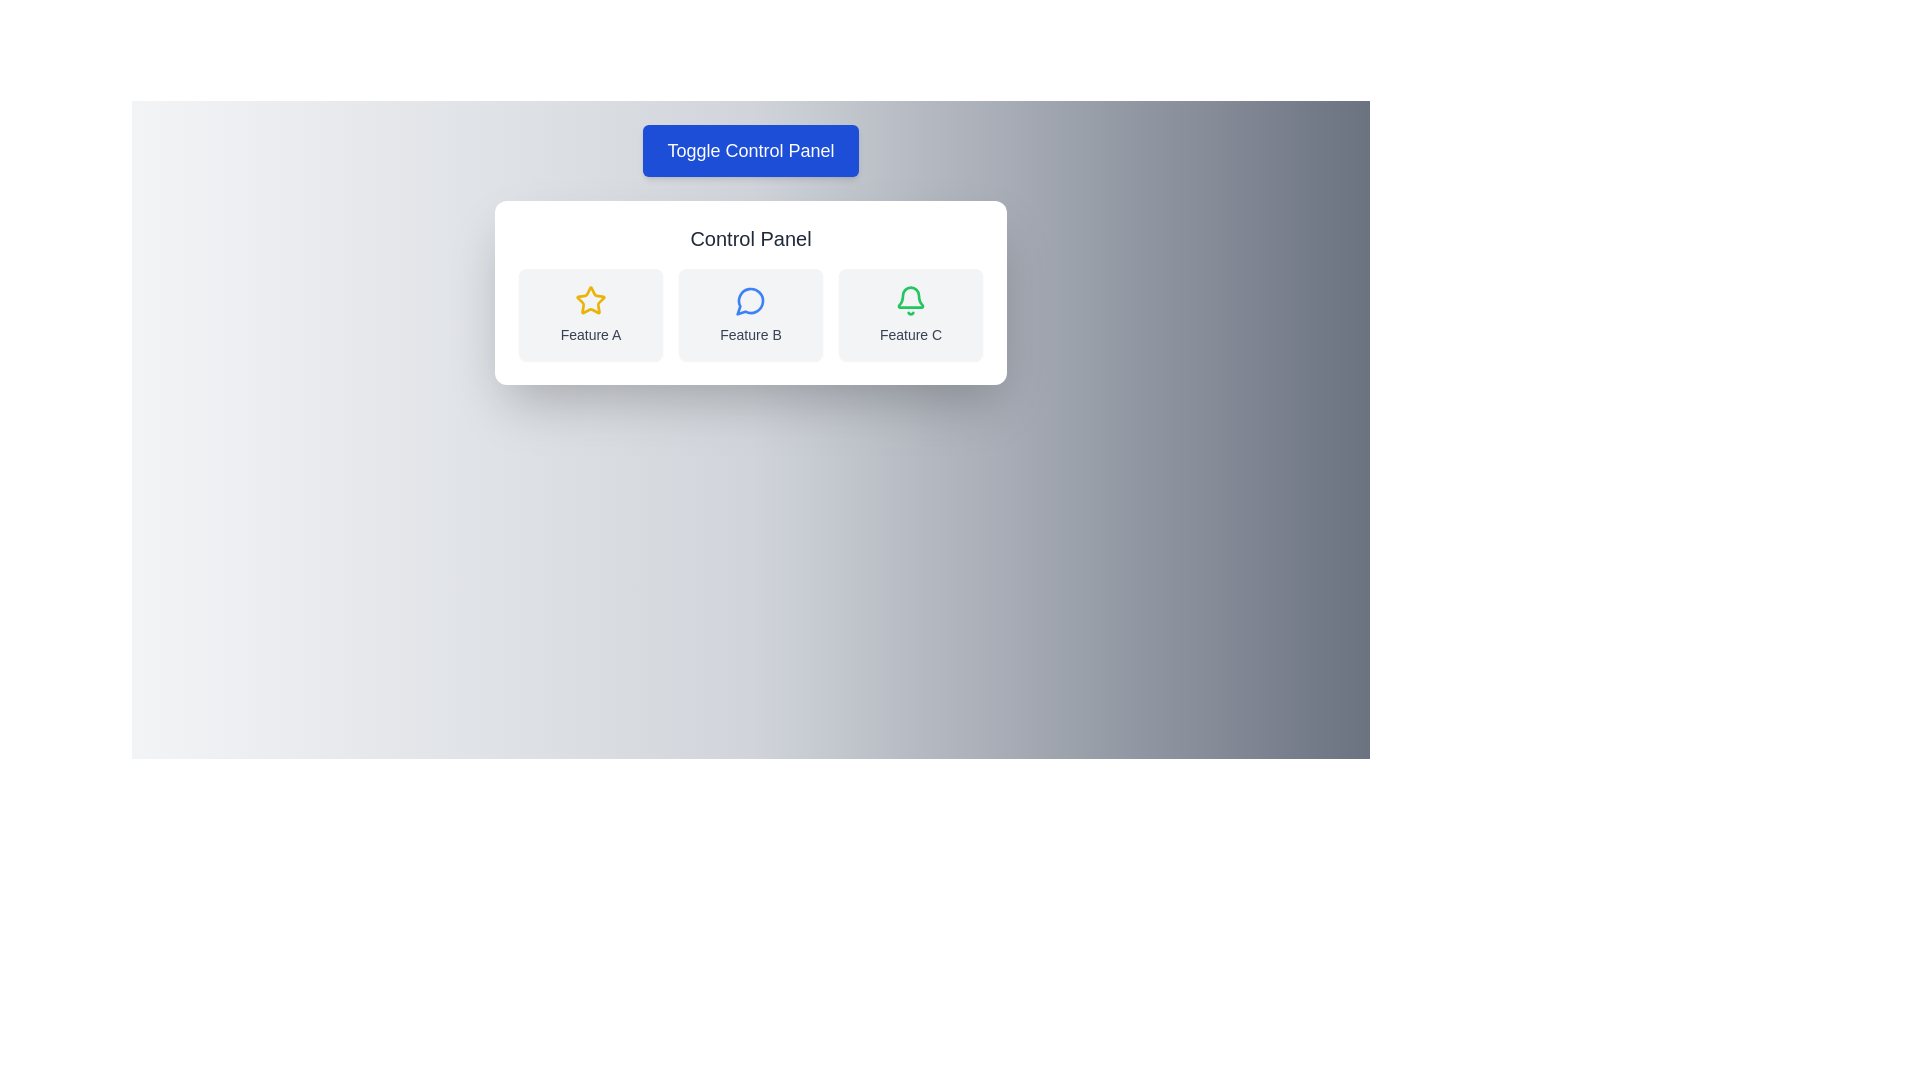 This screenshot has height=1080, width=1920. Describe the element at coordinates (749, 300) in the screenshot. I see `the circular message icon outlined in blue with a white fill, located at the upper component of the 'Feature B' card in the 'Control Panel' section` at that location.